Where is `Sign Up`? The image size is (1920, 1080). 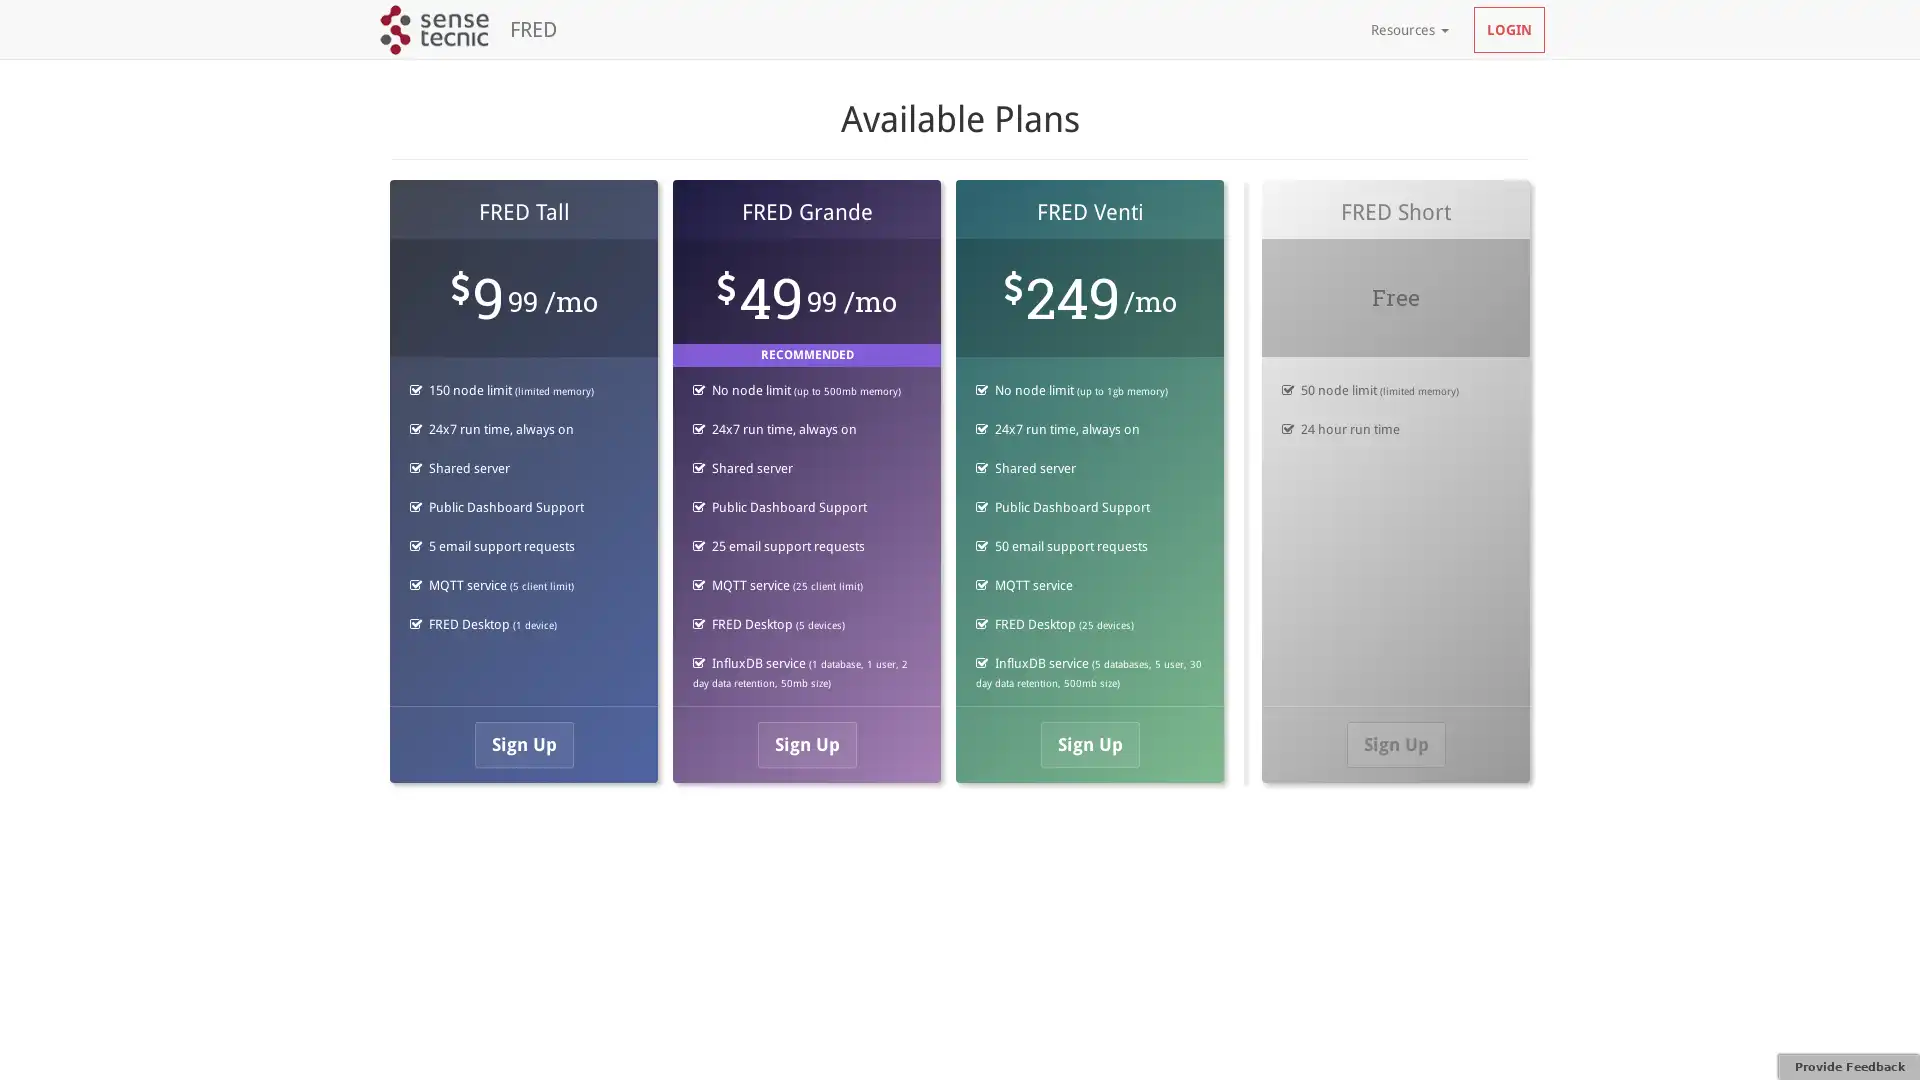
Sign Up is located at coordinates (806, 744).